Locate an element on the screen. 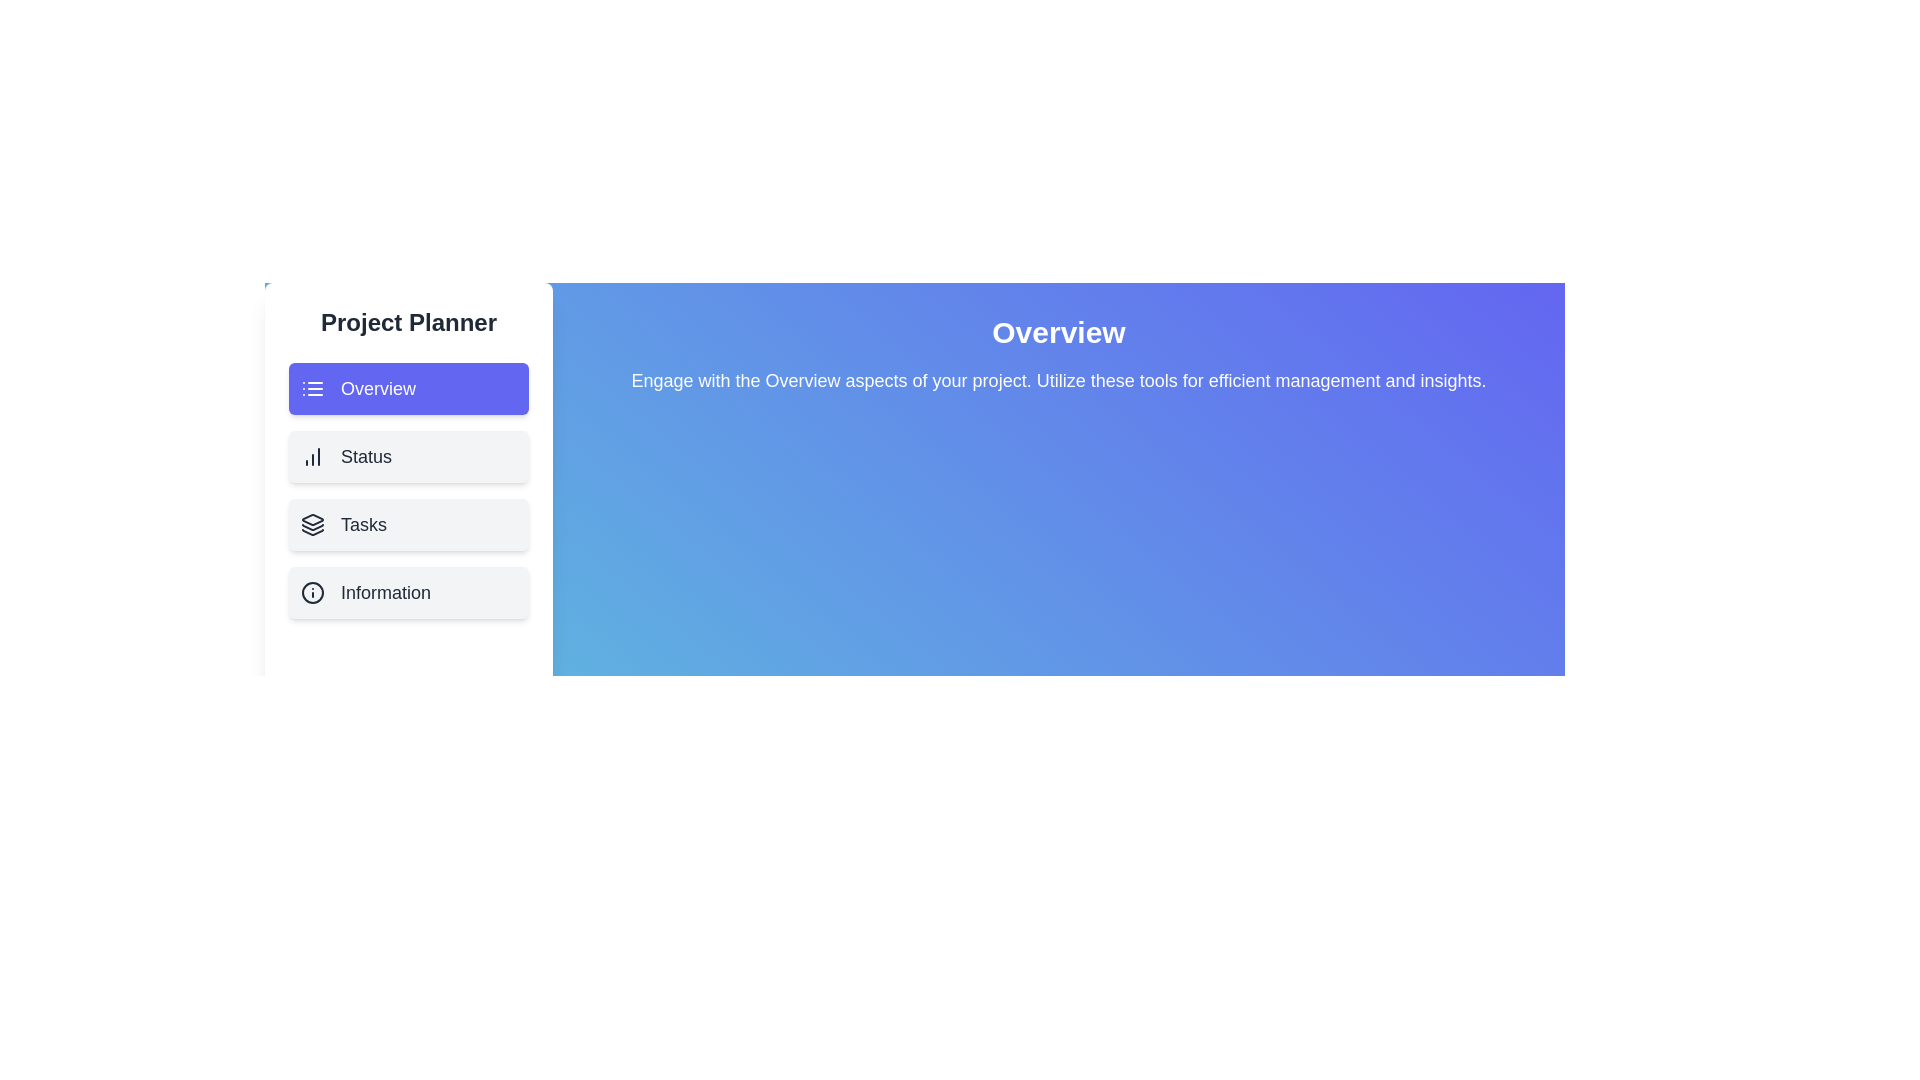 The height and width of the screenshot is (1080, 1920). the sidebar menu item corresponding to Tasks is located at coordinates (407, 523).